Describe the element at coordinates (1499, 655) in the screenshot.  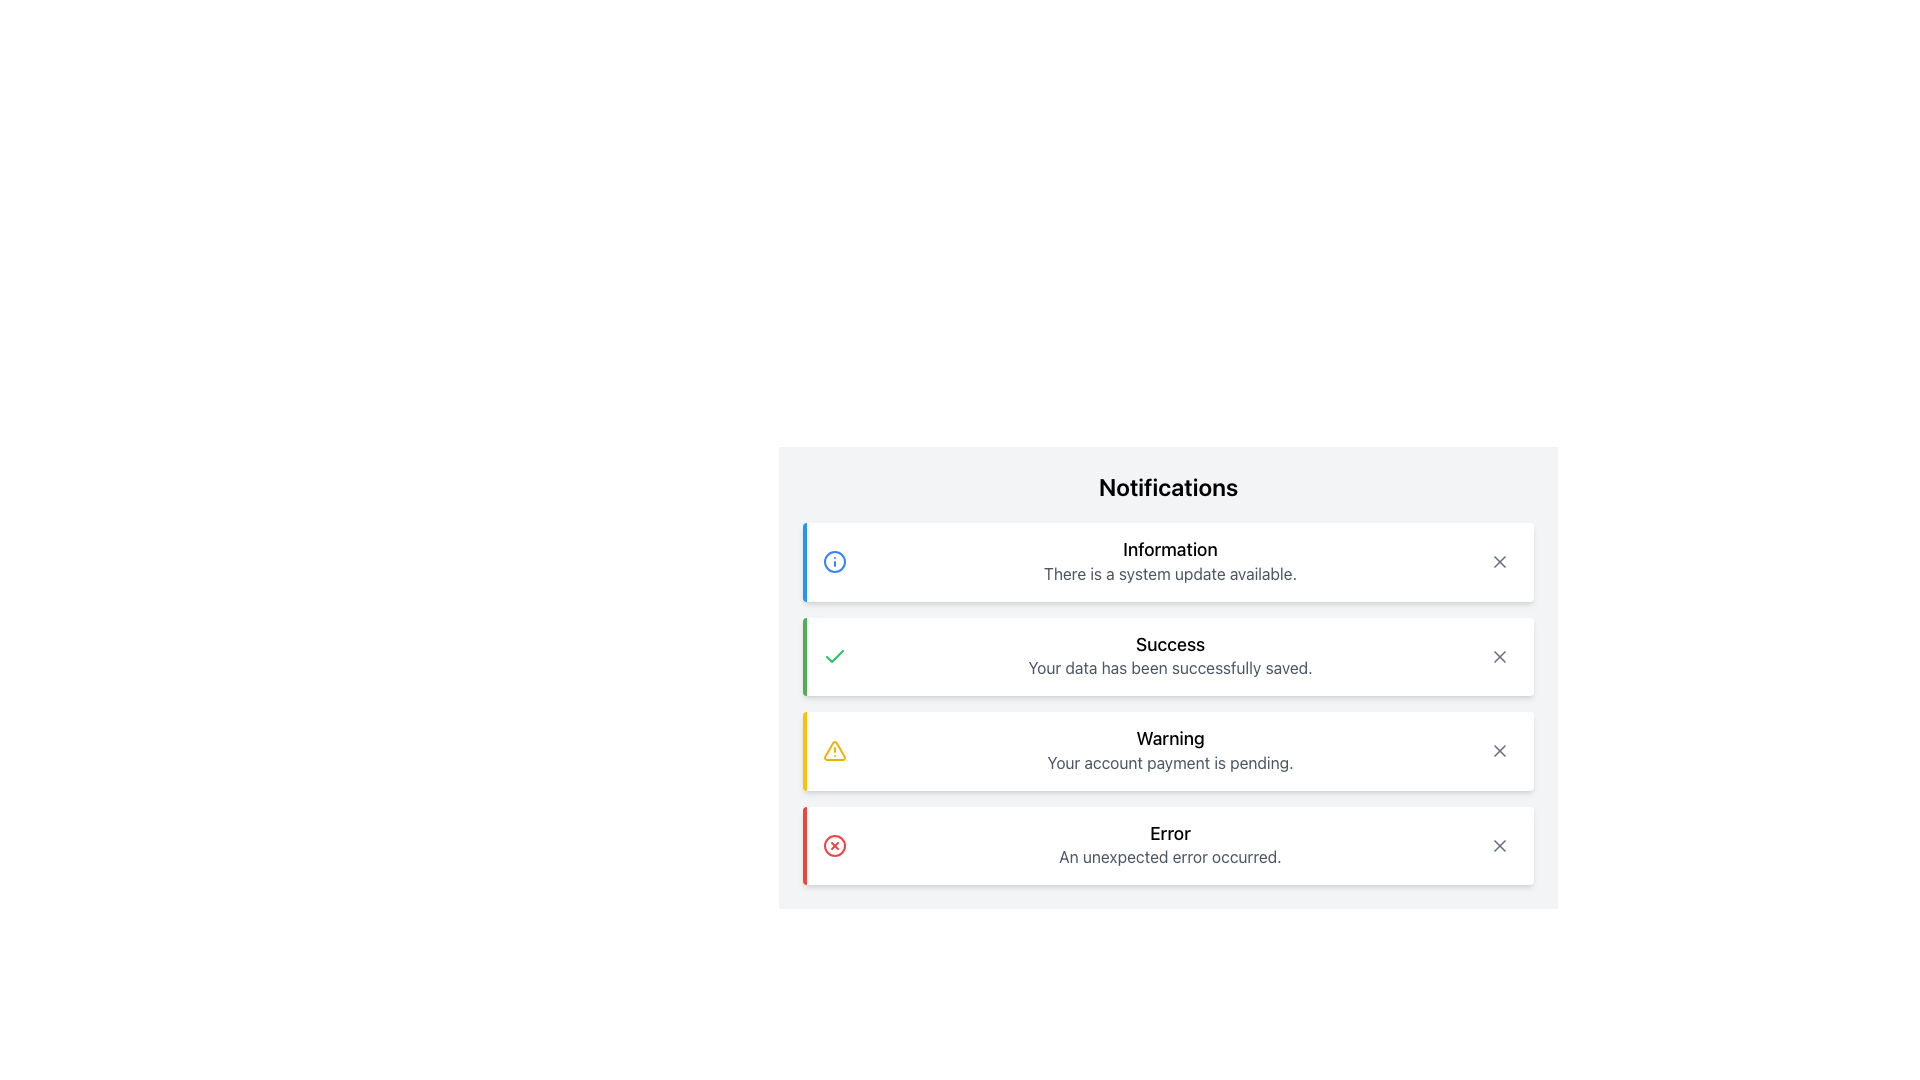
I see `the Close button icon located on the right edge of the success notification row` at that location.